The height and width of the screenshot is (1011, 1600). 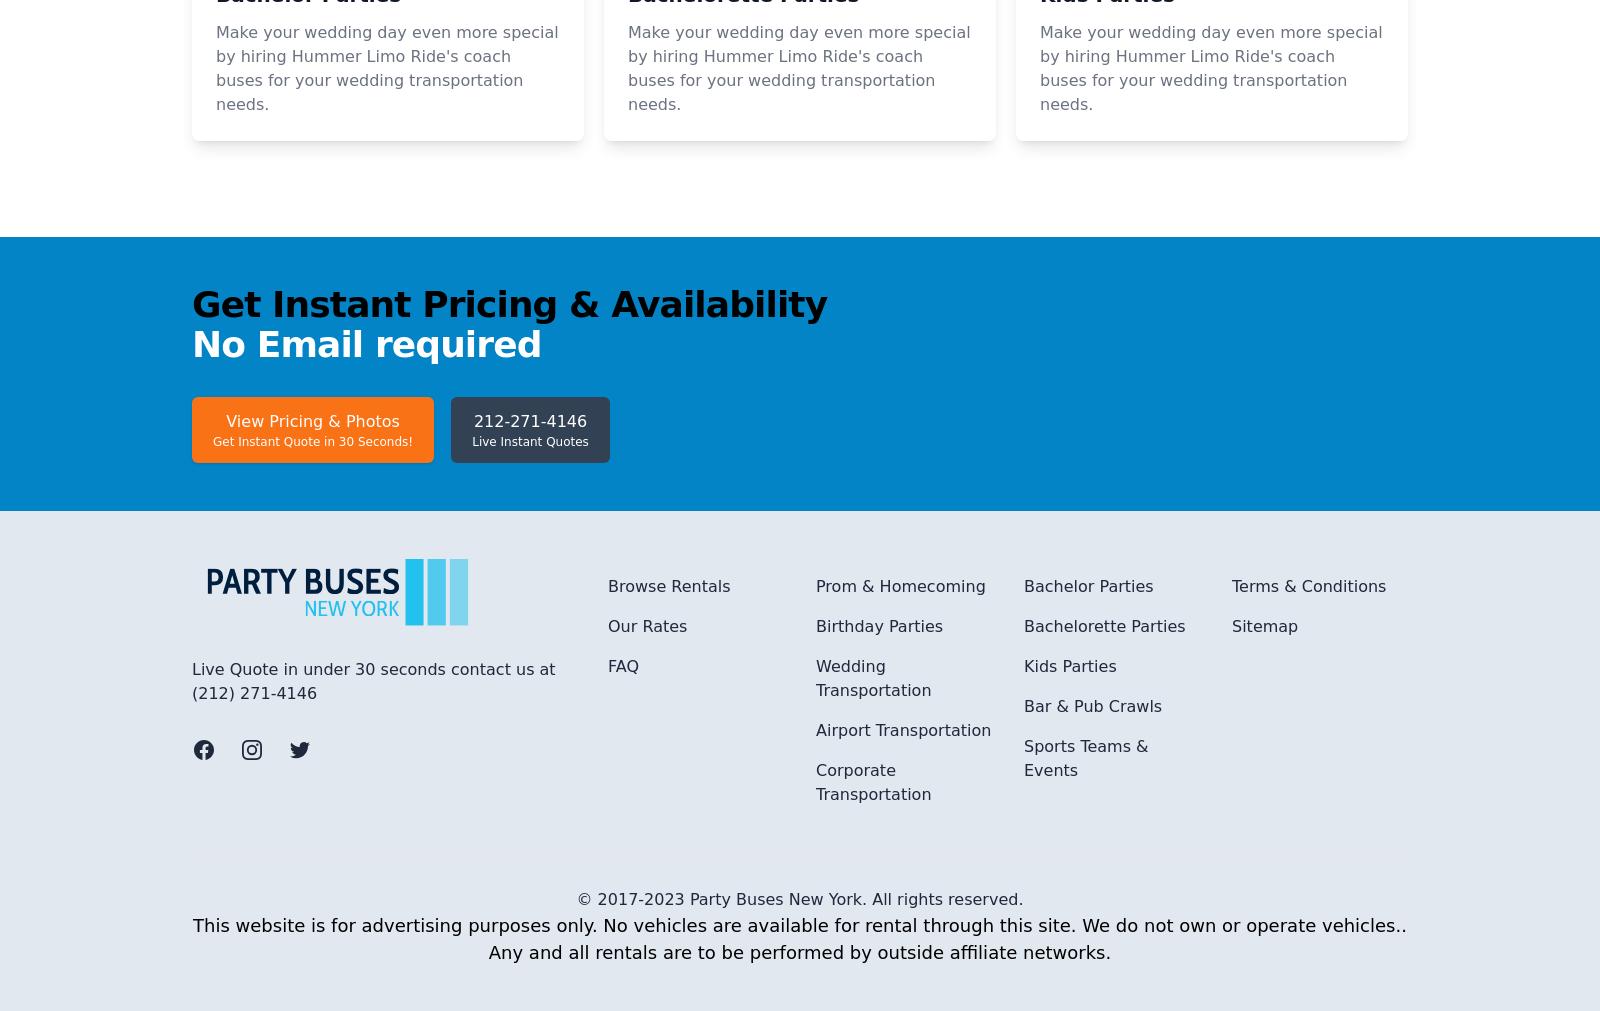 I want to click on 'No Email required', so click(x=191, y=610).